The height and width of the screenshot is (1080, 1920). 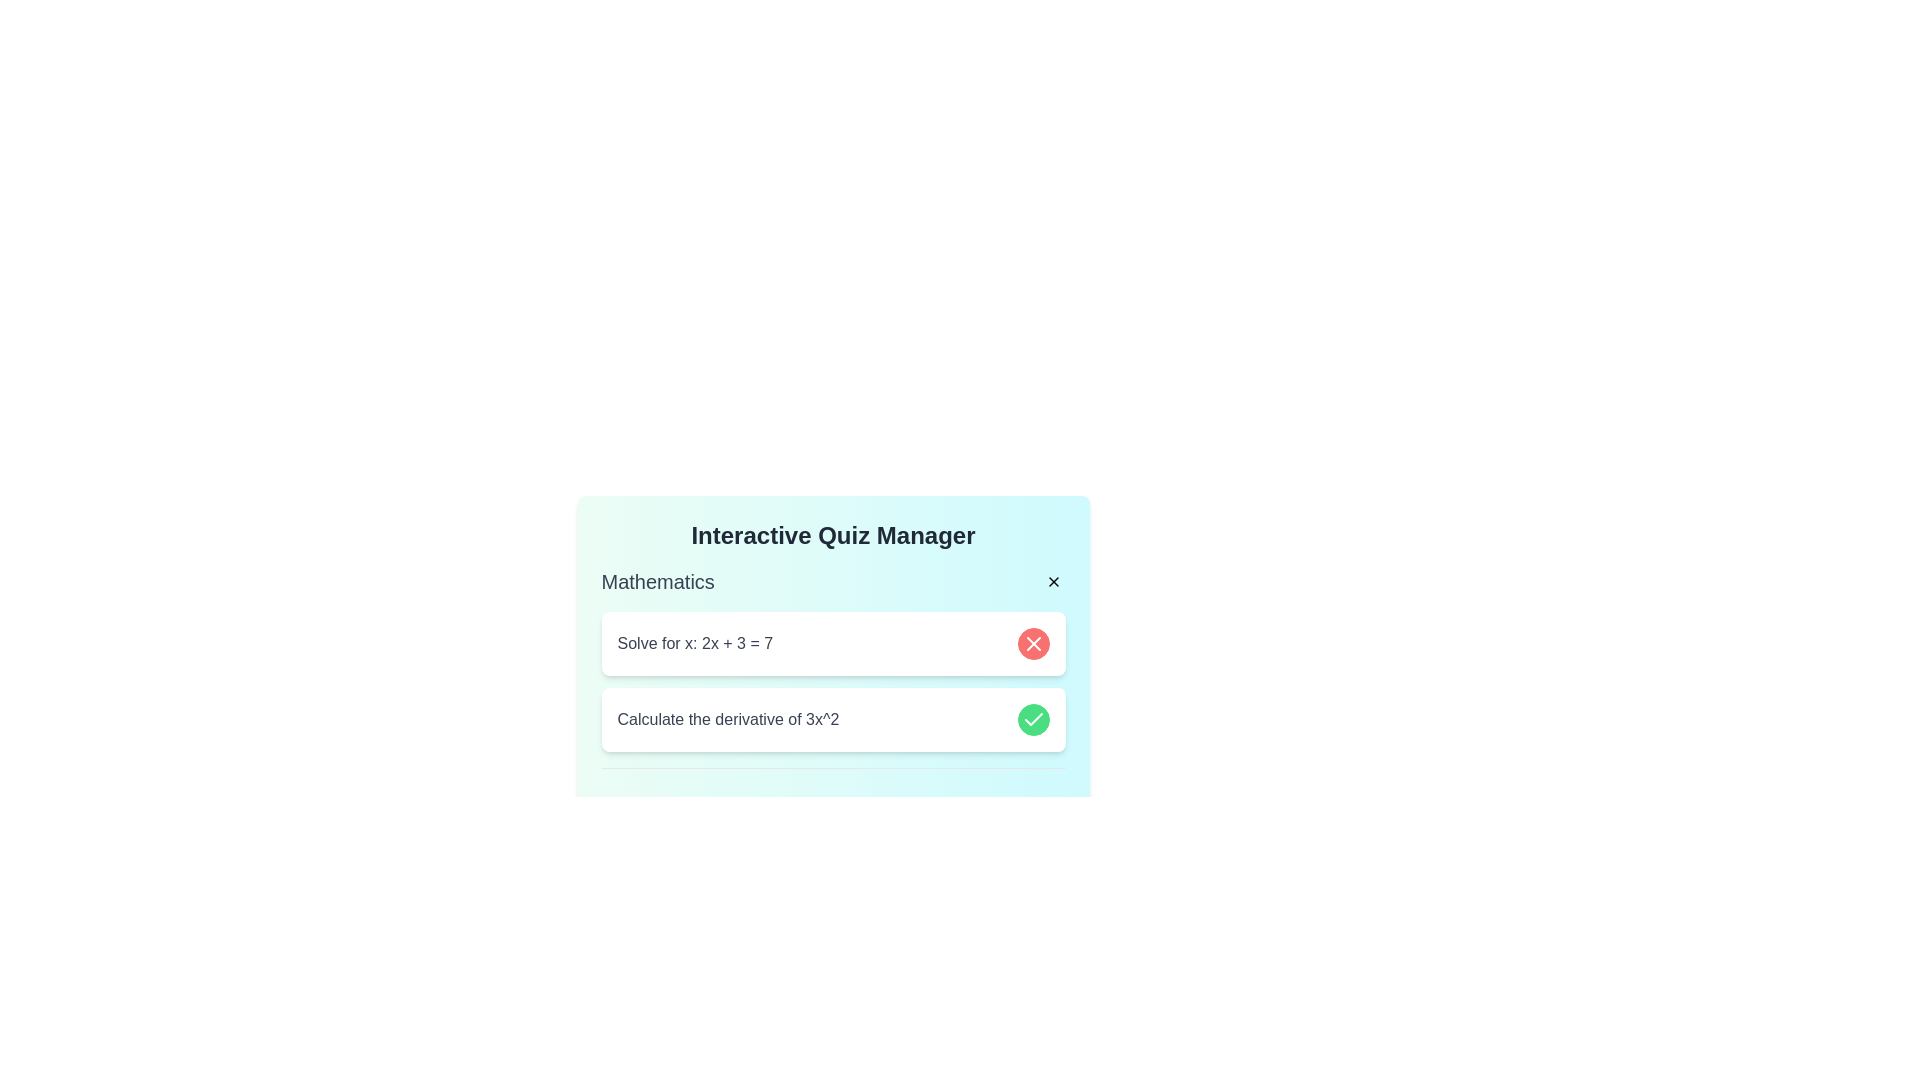 I want to click on the circular red button with an 'X' icon, so click(x=1033, y=644).